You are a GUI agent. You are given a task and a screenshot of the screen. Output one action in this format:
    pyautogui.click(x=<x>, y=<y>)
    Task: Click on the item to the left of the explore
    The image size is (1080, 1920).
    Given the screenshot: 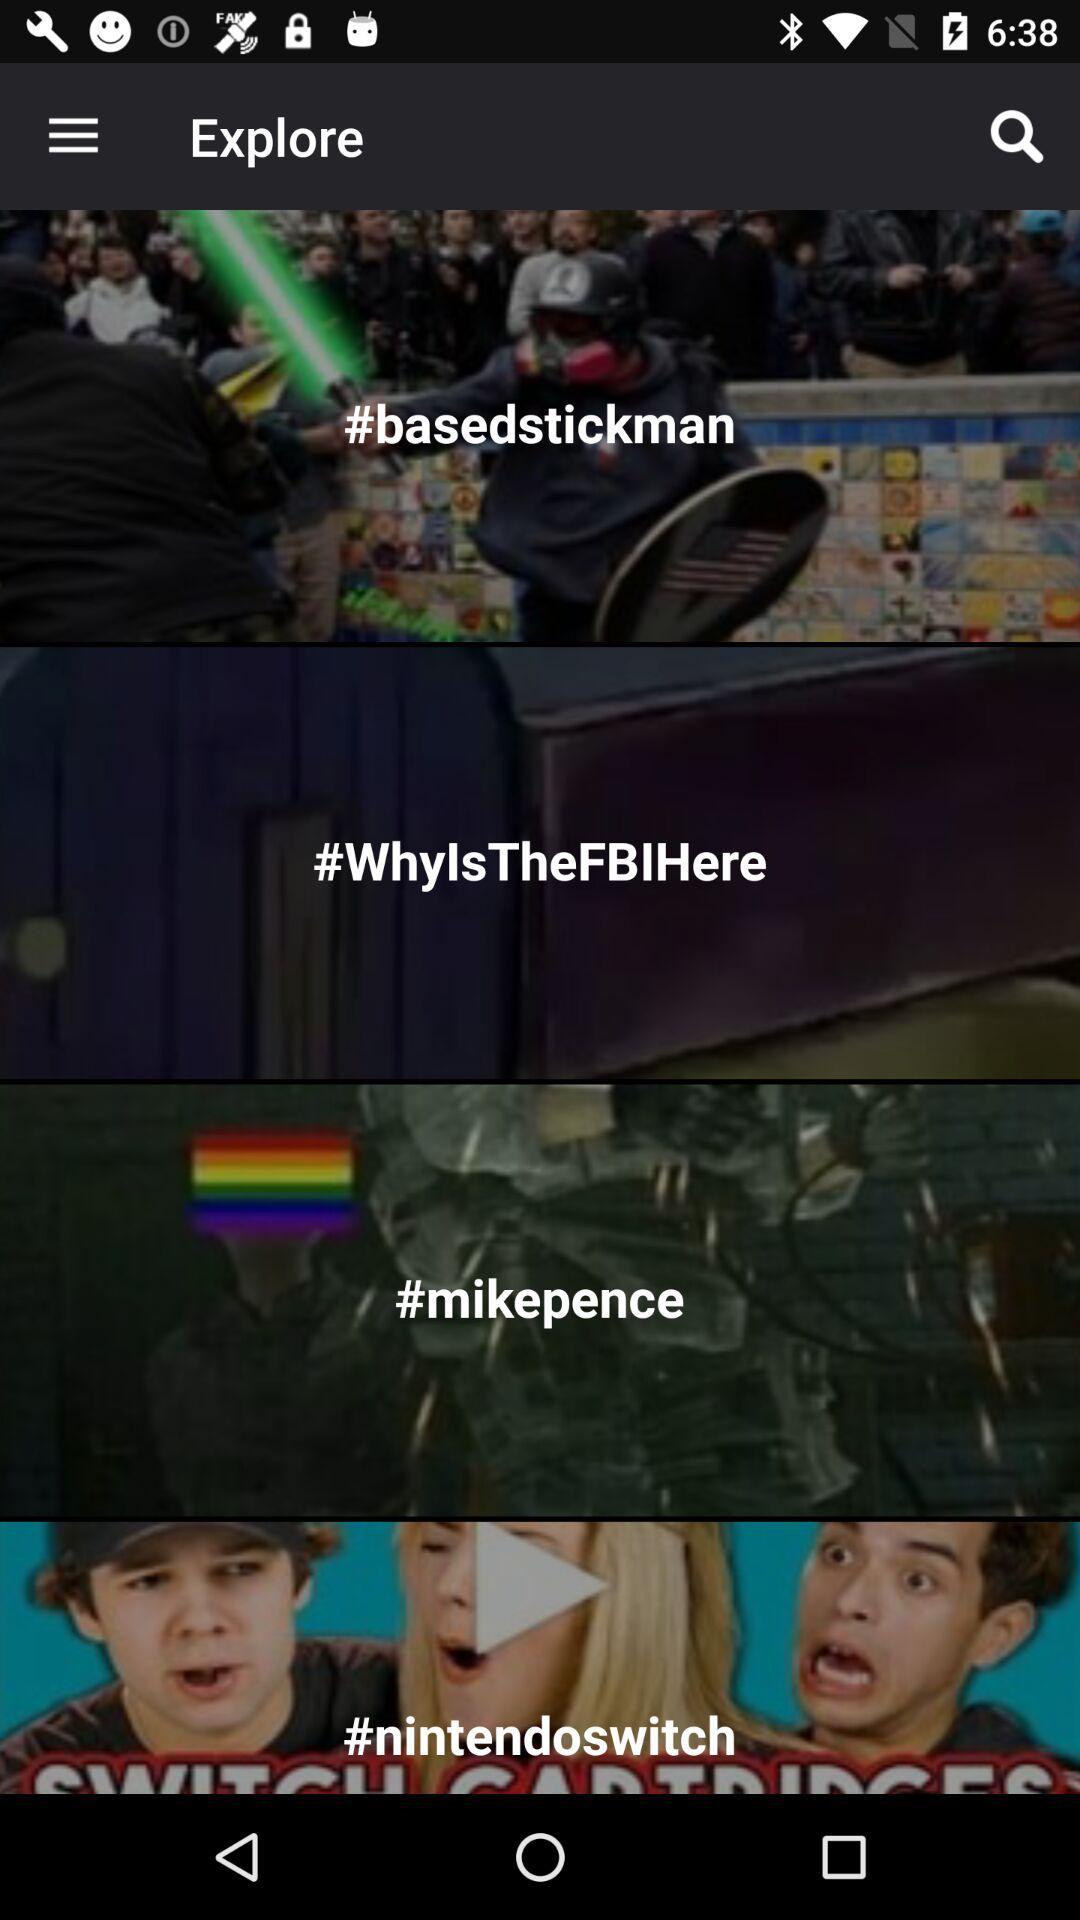 What is the action you would take?
    pyautogui.click(x=72, y=135)
    